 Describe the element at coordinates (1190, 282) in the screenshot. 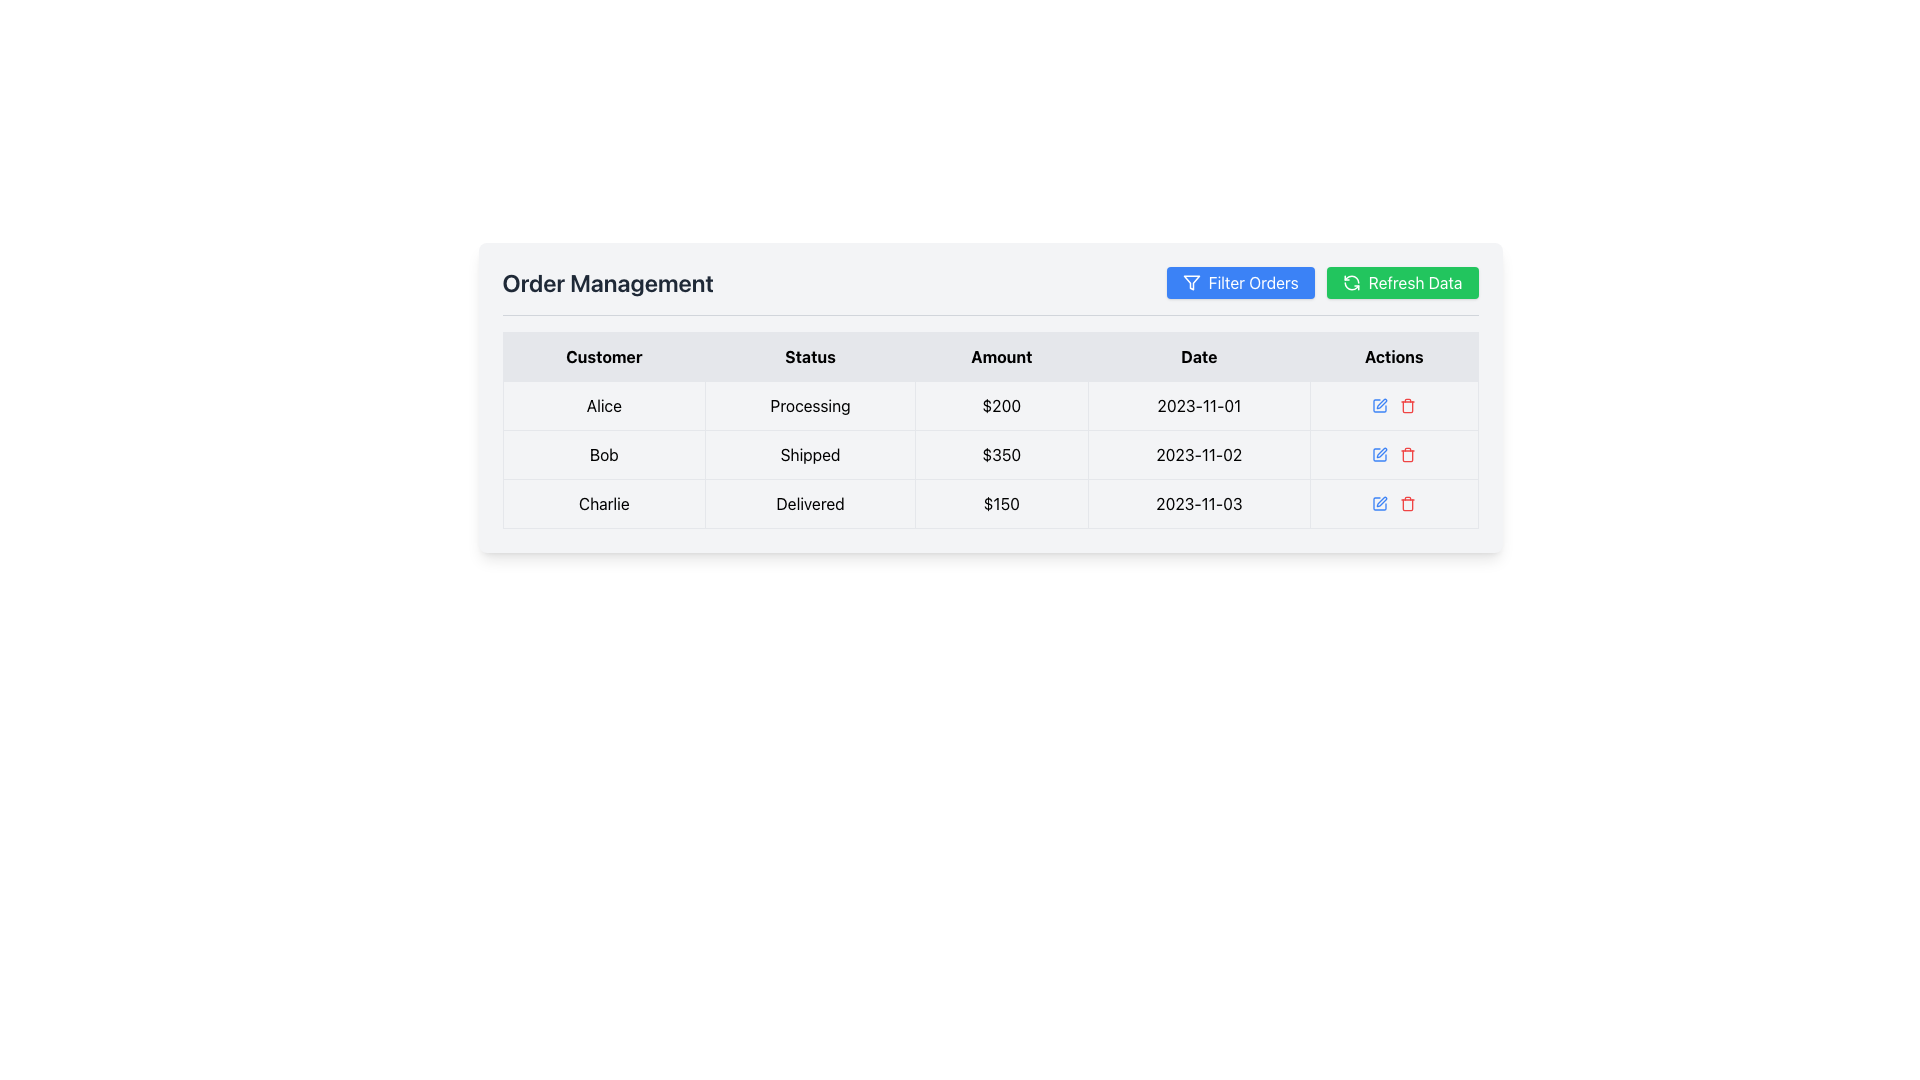

I see `the filter orders icon located to the left of the button text inside the 'Filter Orders' button at the top right corner of the table interface` at that location.